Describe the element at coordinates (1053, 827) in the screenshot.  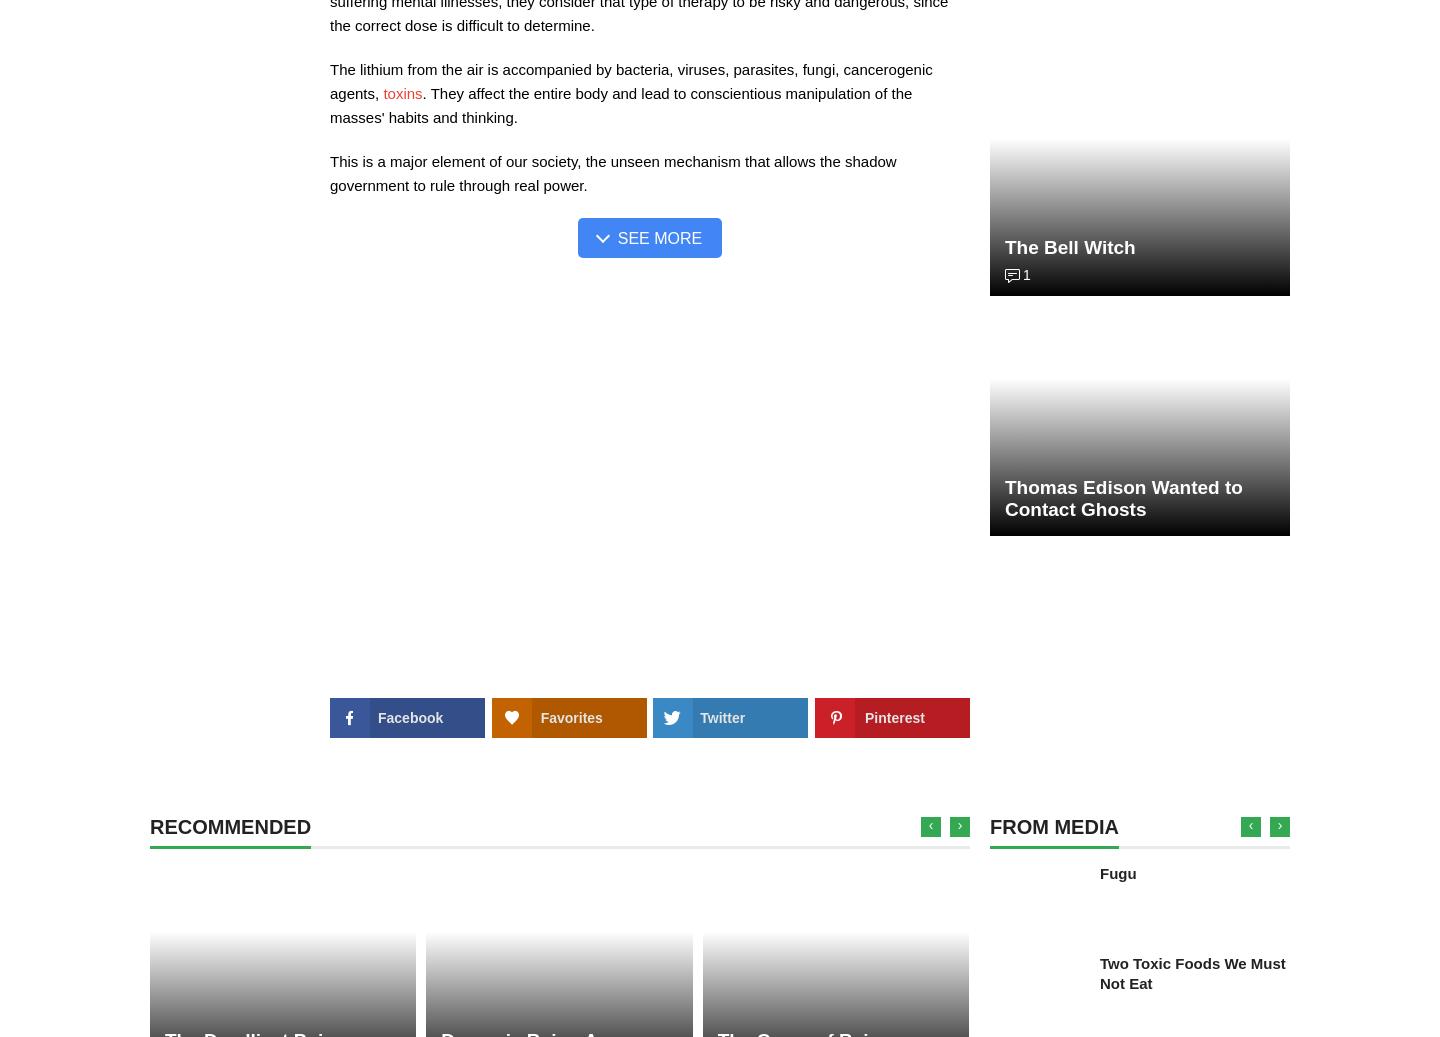
I see `'From Media'` at that location.